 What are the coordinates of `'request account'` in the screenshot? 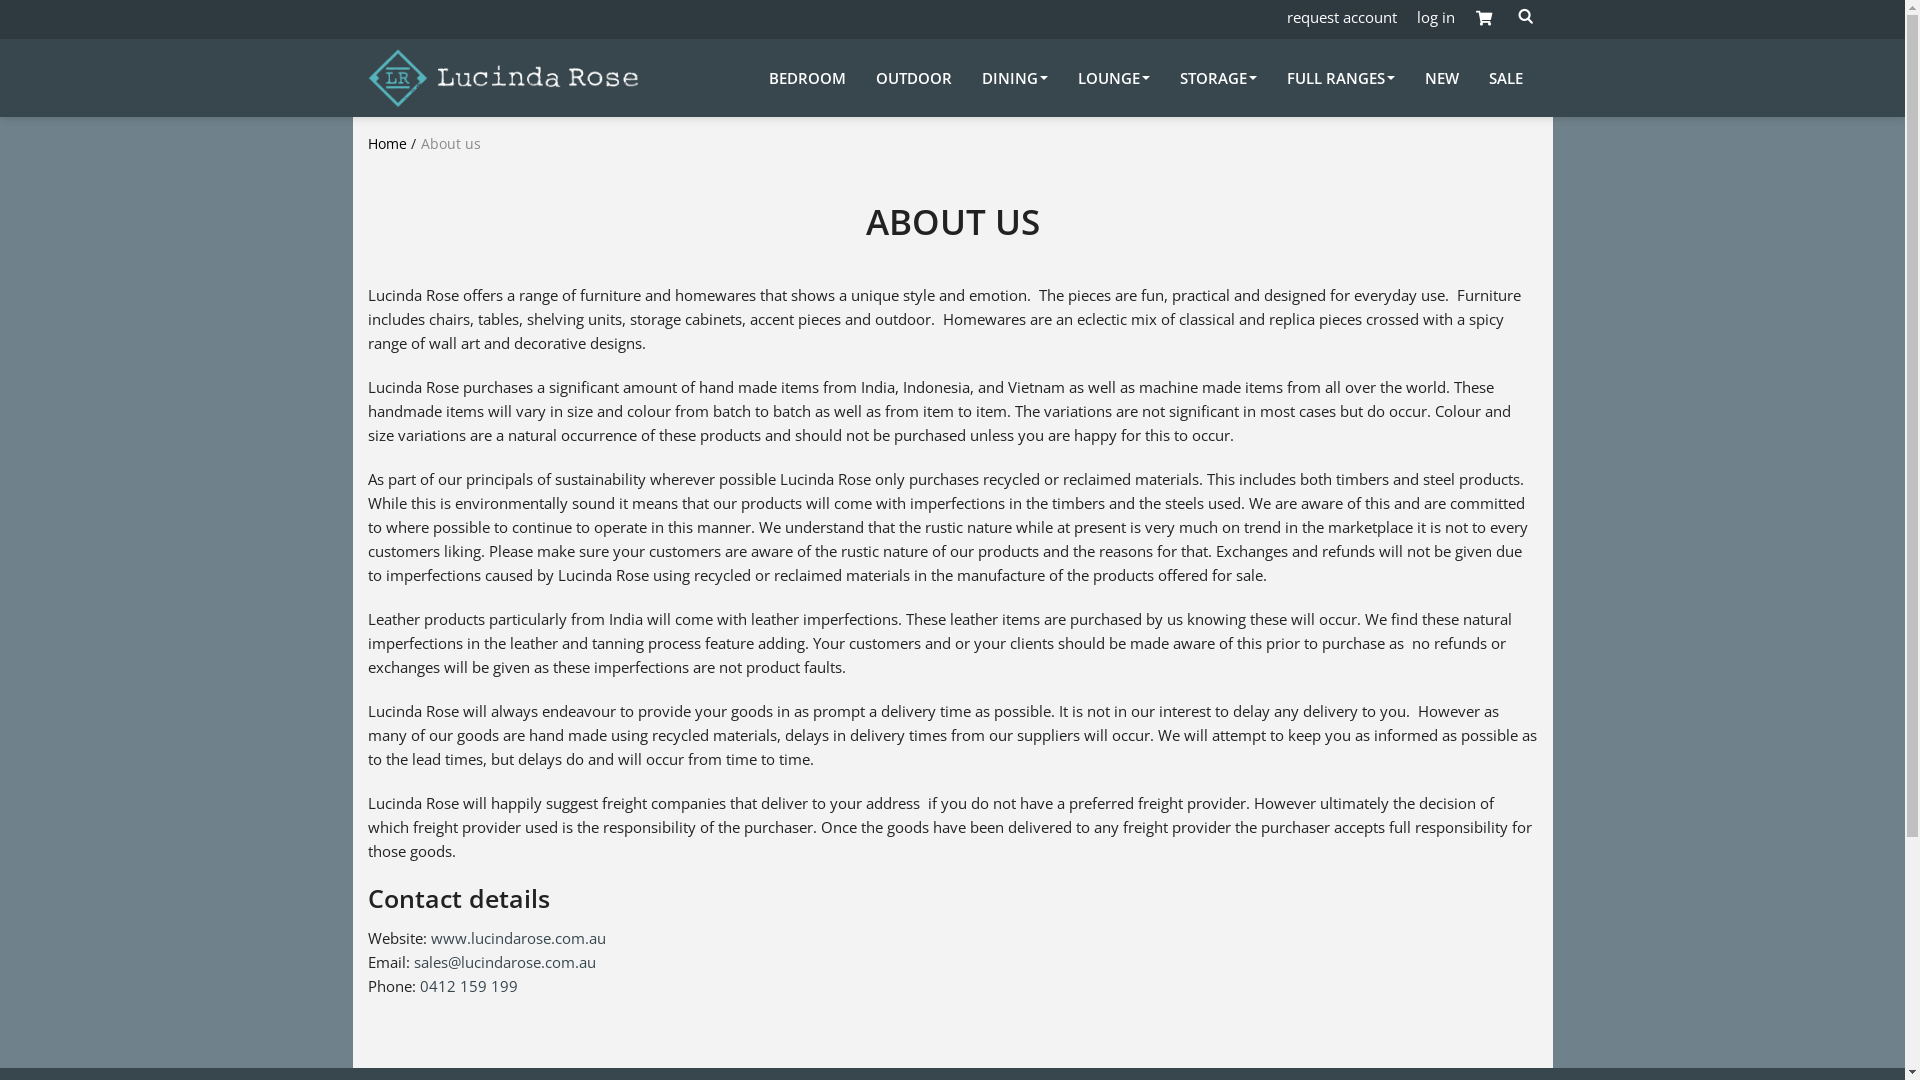 It's located at (1286, 16).